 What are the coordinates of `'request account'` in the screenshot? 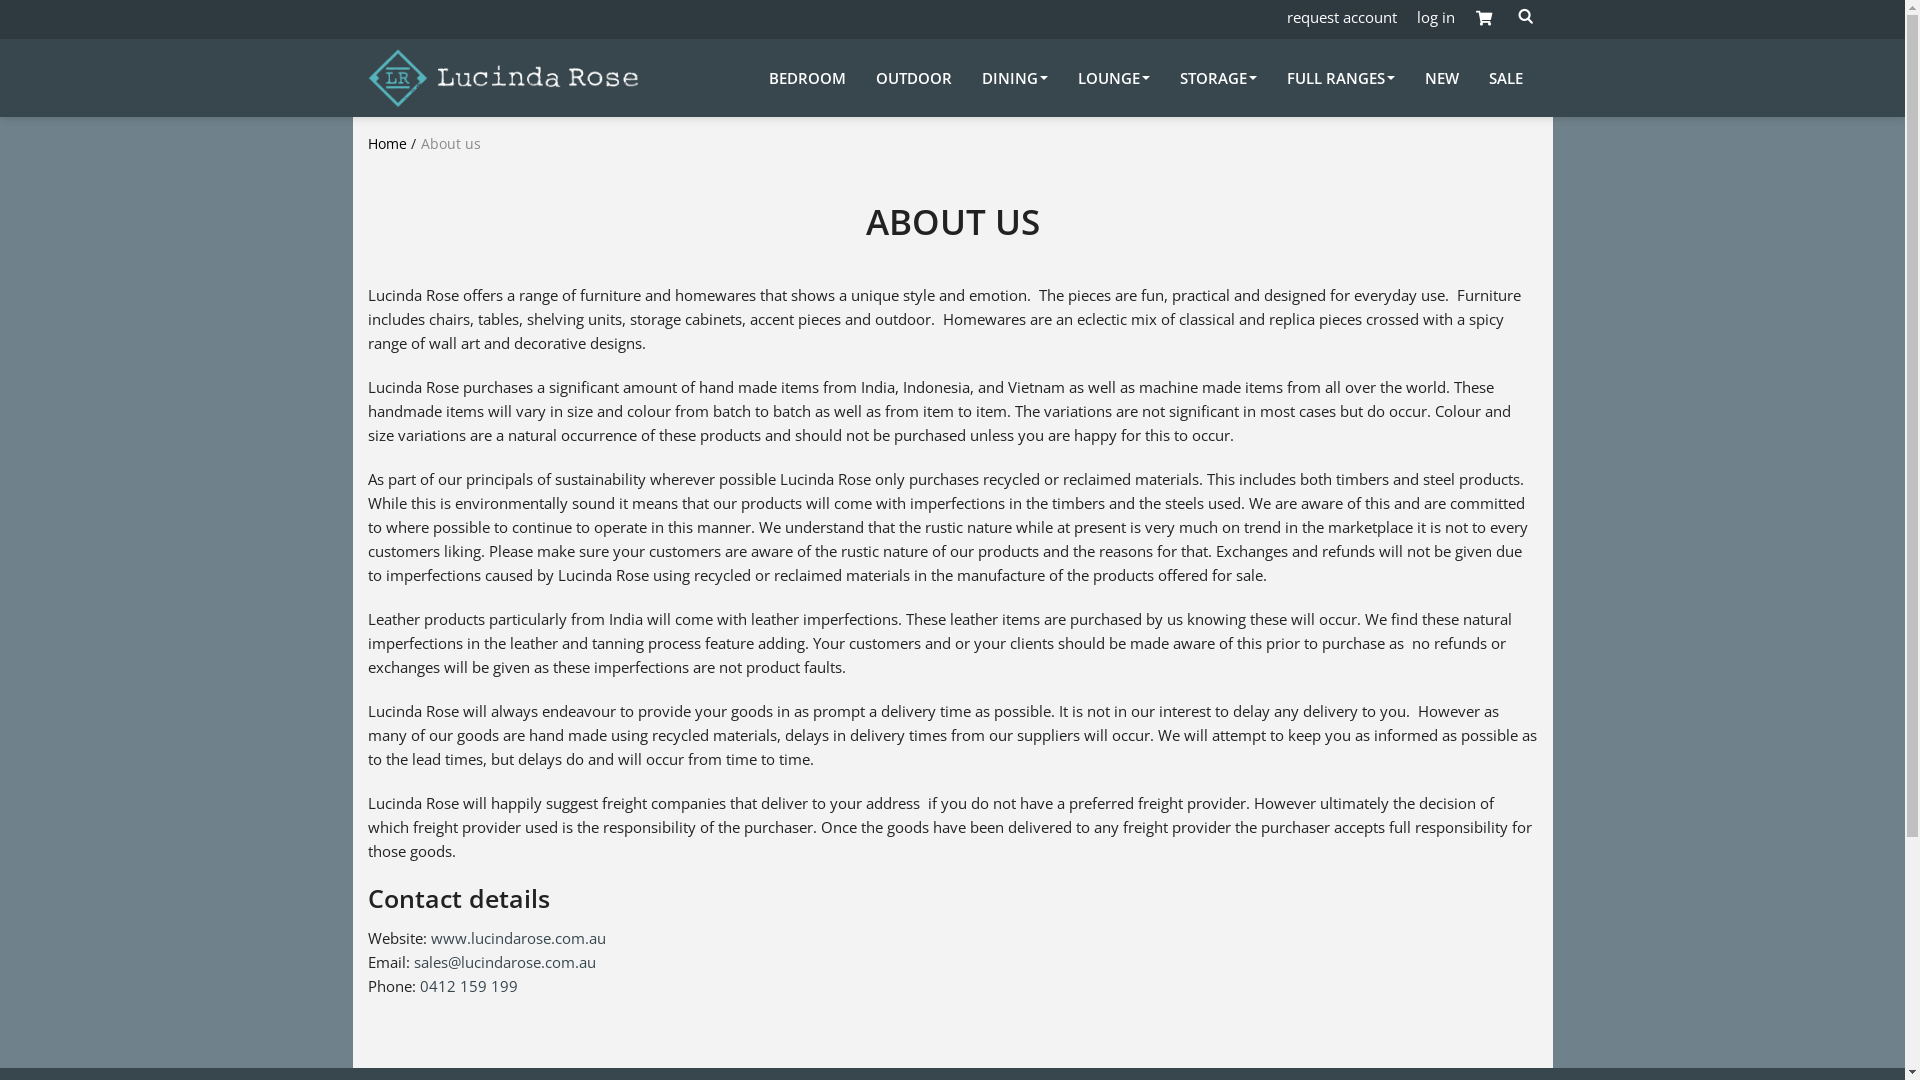 It's located at (1286, 16).